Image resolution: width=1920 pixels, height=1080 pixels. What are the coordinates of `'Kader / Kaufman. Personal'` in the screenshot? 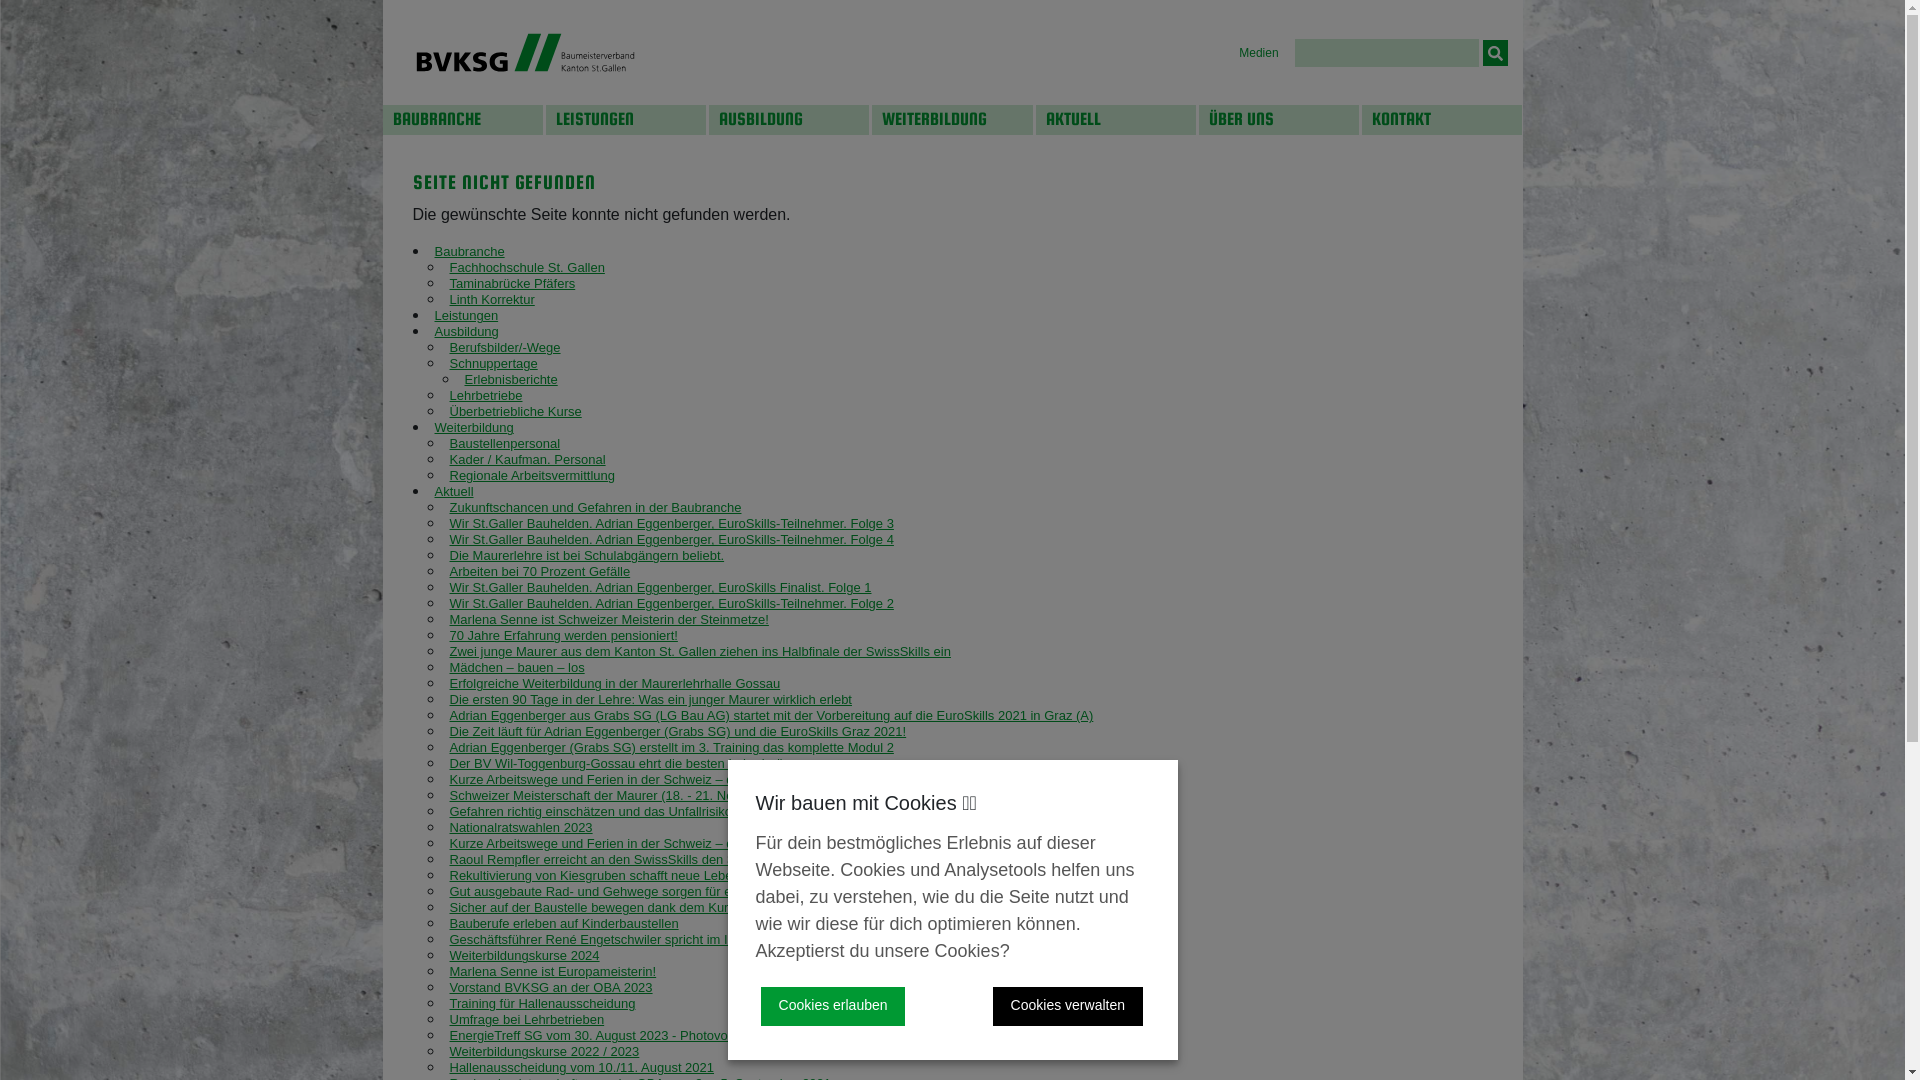 It's located at (528, 459).